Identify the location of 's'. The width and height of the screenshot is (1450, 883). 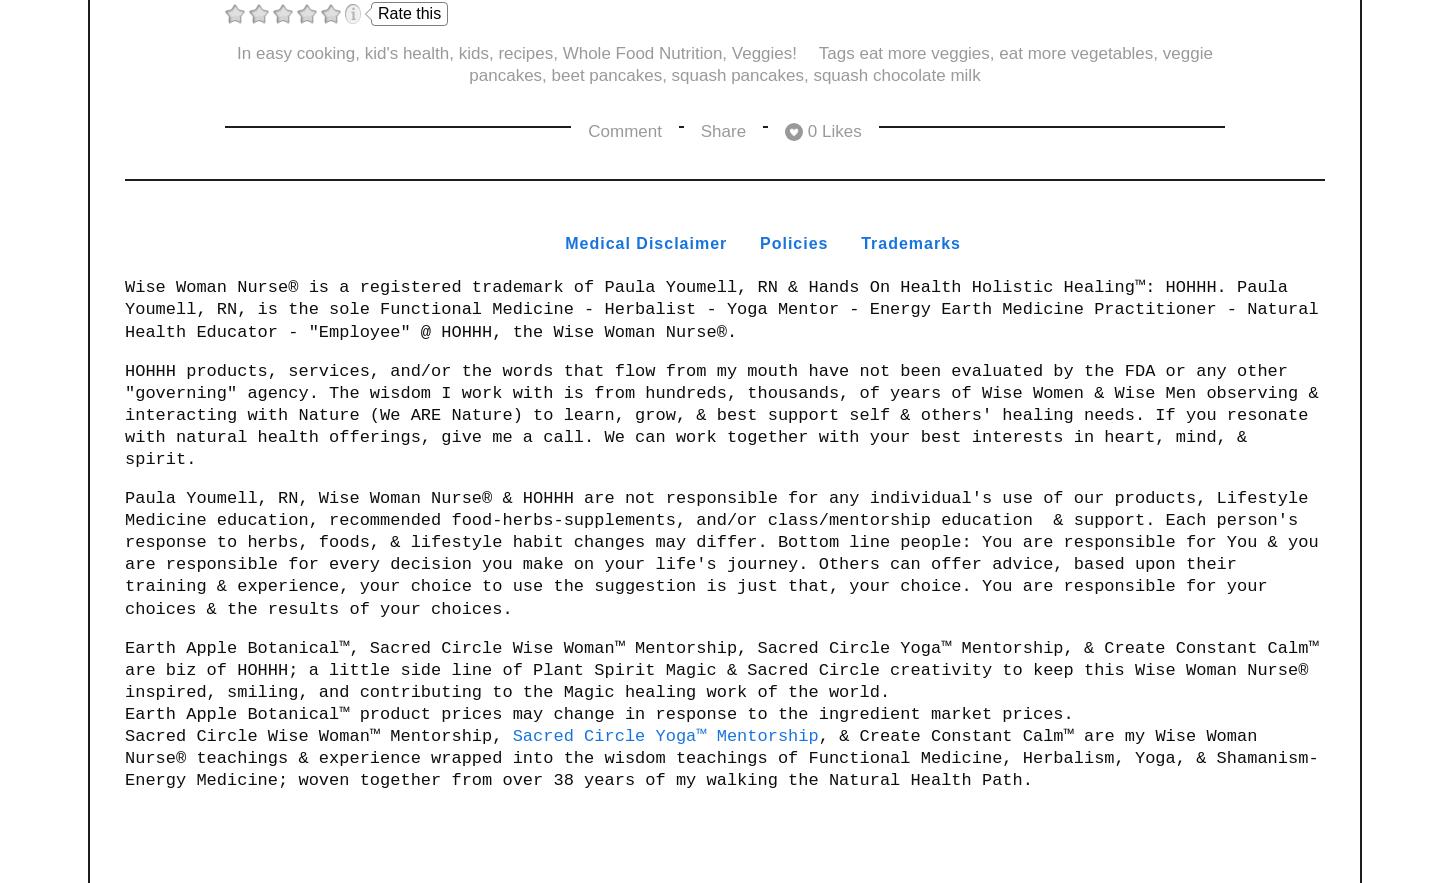
(954, 241).